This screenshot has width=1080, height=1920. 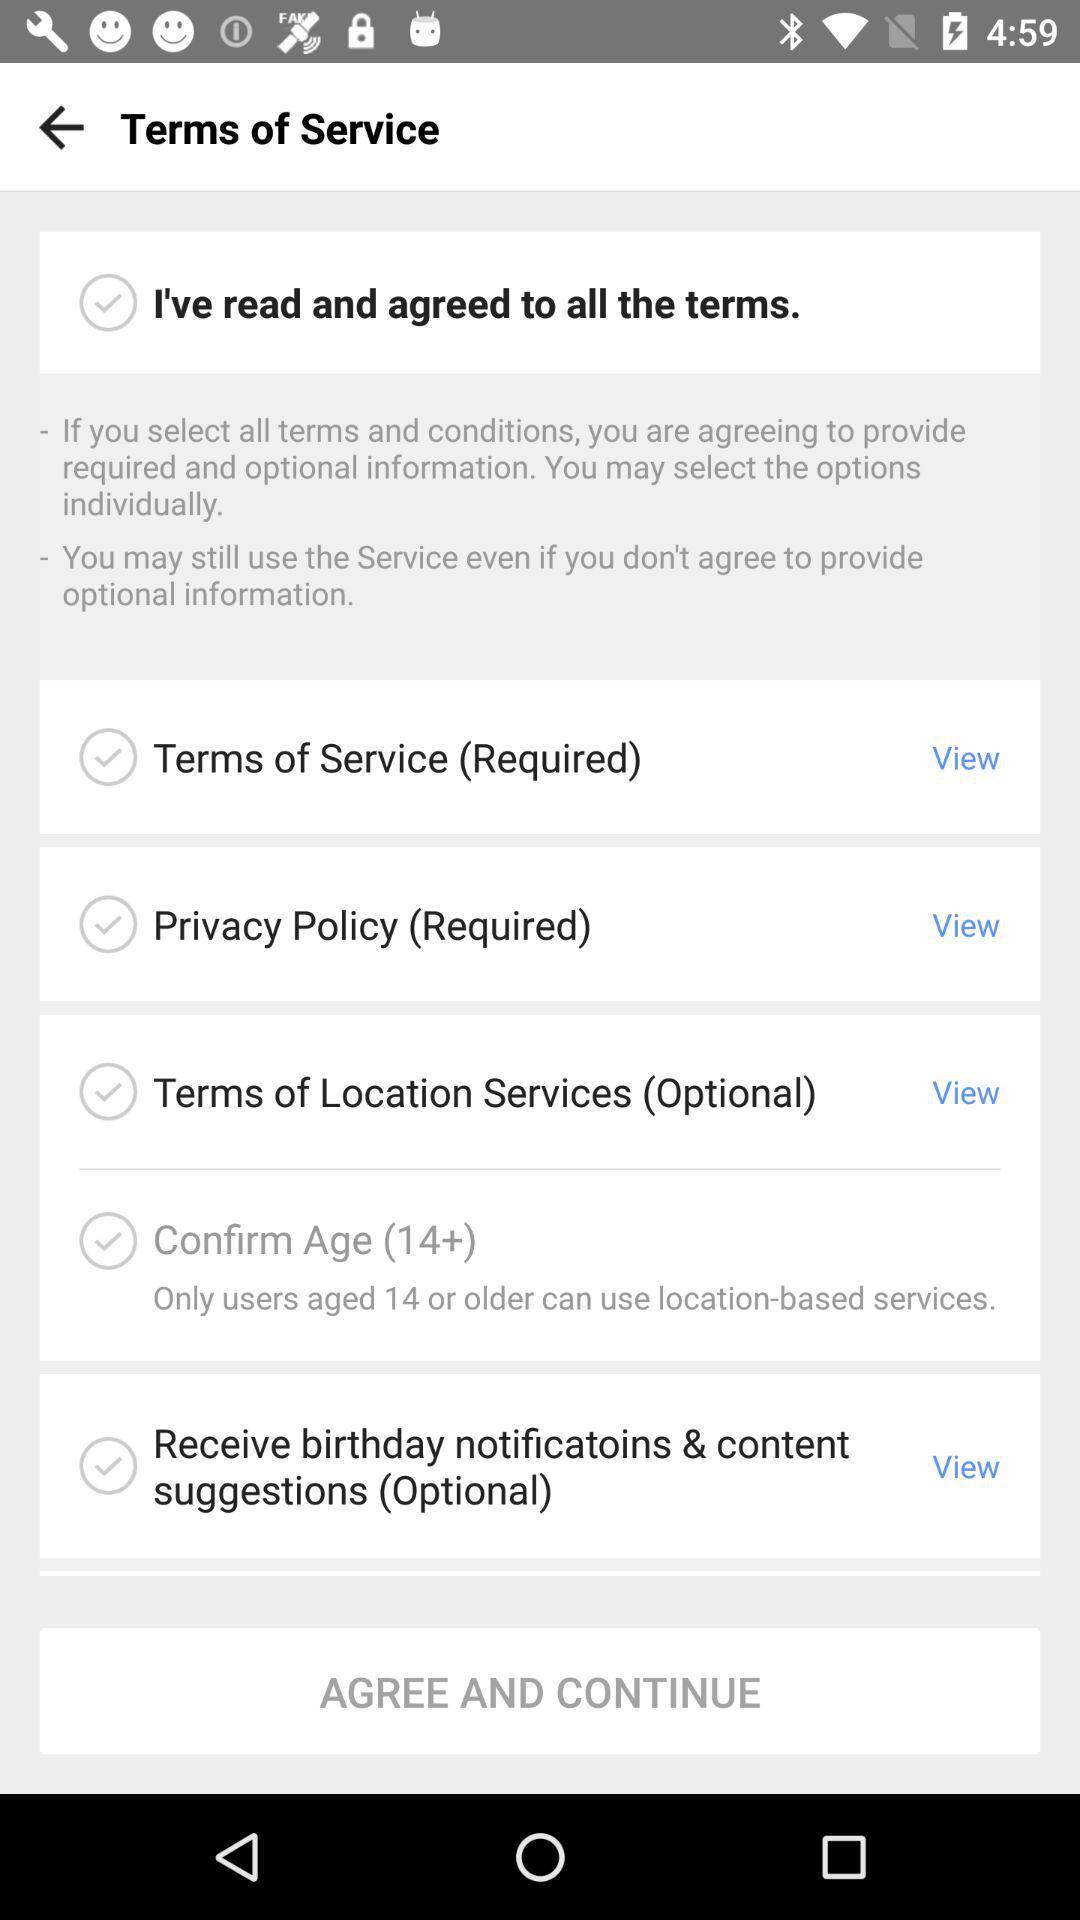 What do you see at coordinates (108, 923) in the screenshot?
I see `review our privacy policy` at bounding box center [108, 923].